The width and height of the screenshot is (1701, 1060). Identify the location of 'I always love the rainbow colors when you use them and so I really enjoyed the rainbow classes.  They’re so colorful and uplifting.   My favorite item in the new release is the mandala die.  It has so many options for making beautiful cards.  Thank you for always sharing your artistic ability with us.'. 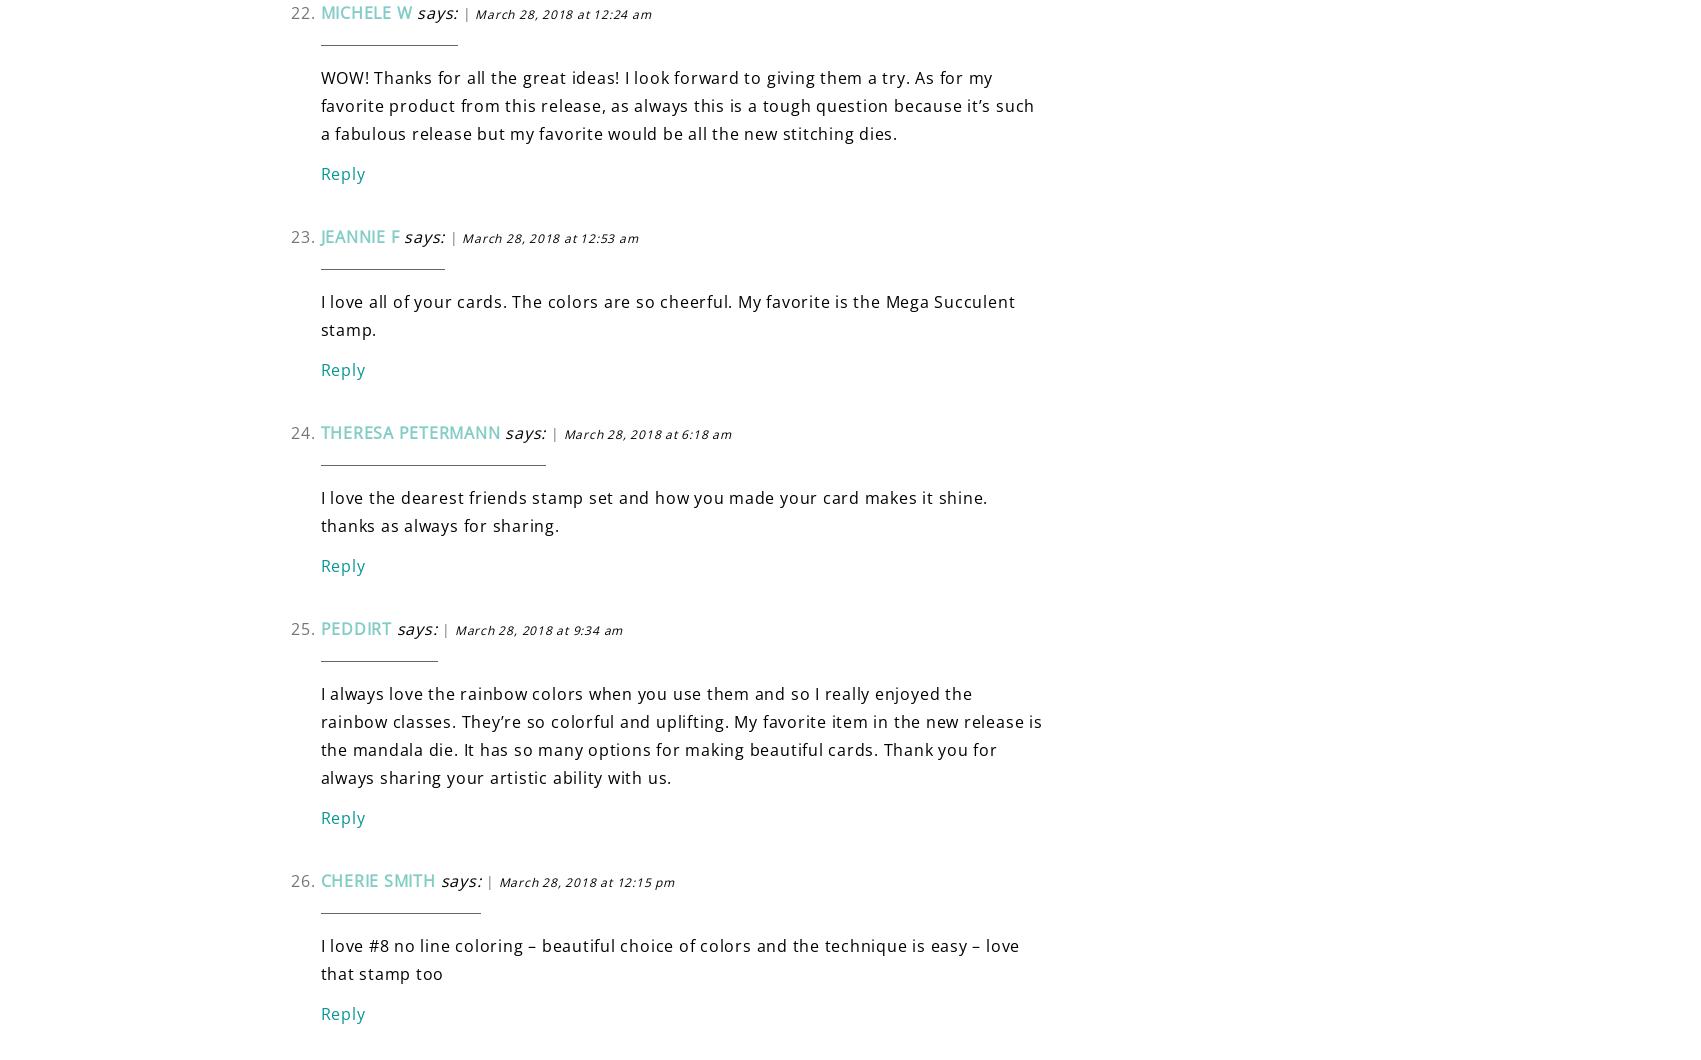
(680, 734).